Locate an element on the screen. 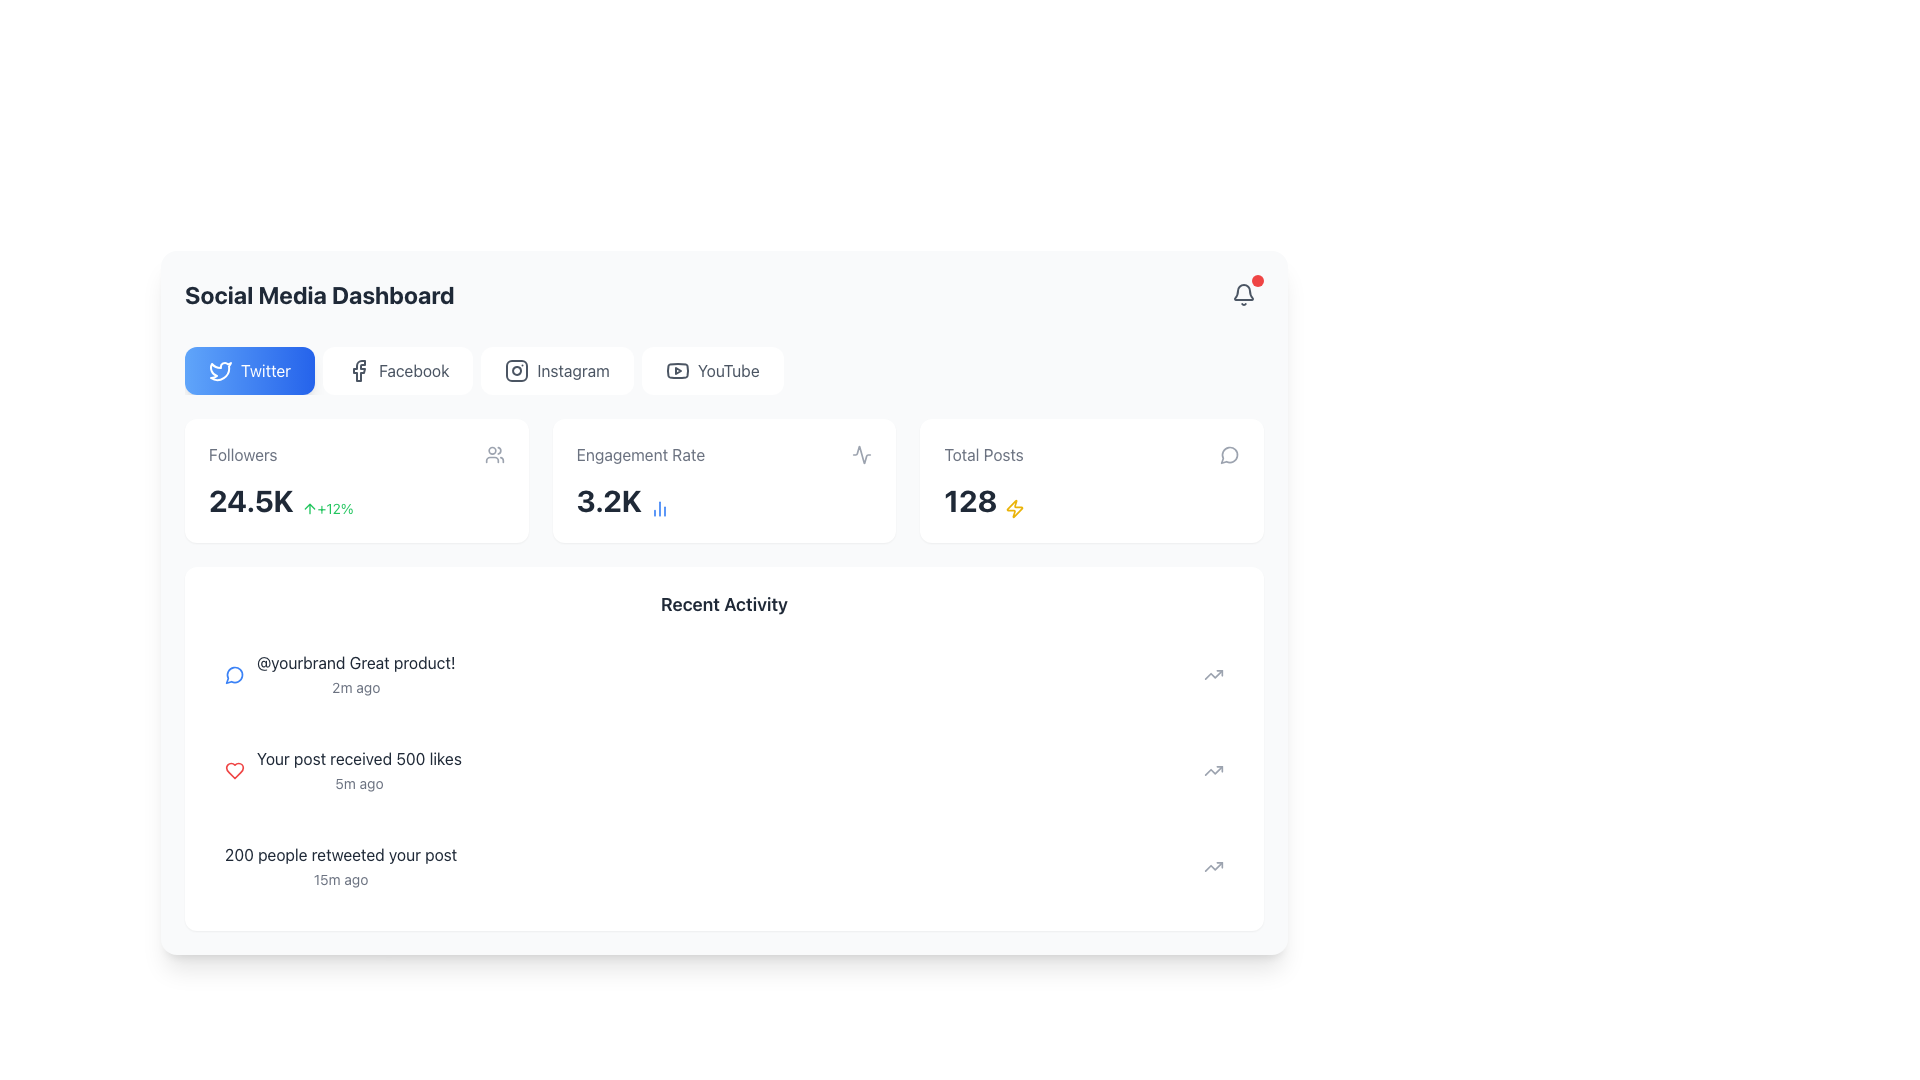 The width and height of the screenshot is (1920, 1080). the text display that shows '200 people retweeted your post' located in the 'Recent Activity' section, specifically the bottommost entry above the timestamp '15m ago' is located at coordinates (341, 855).